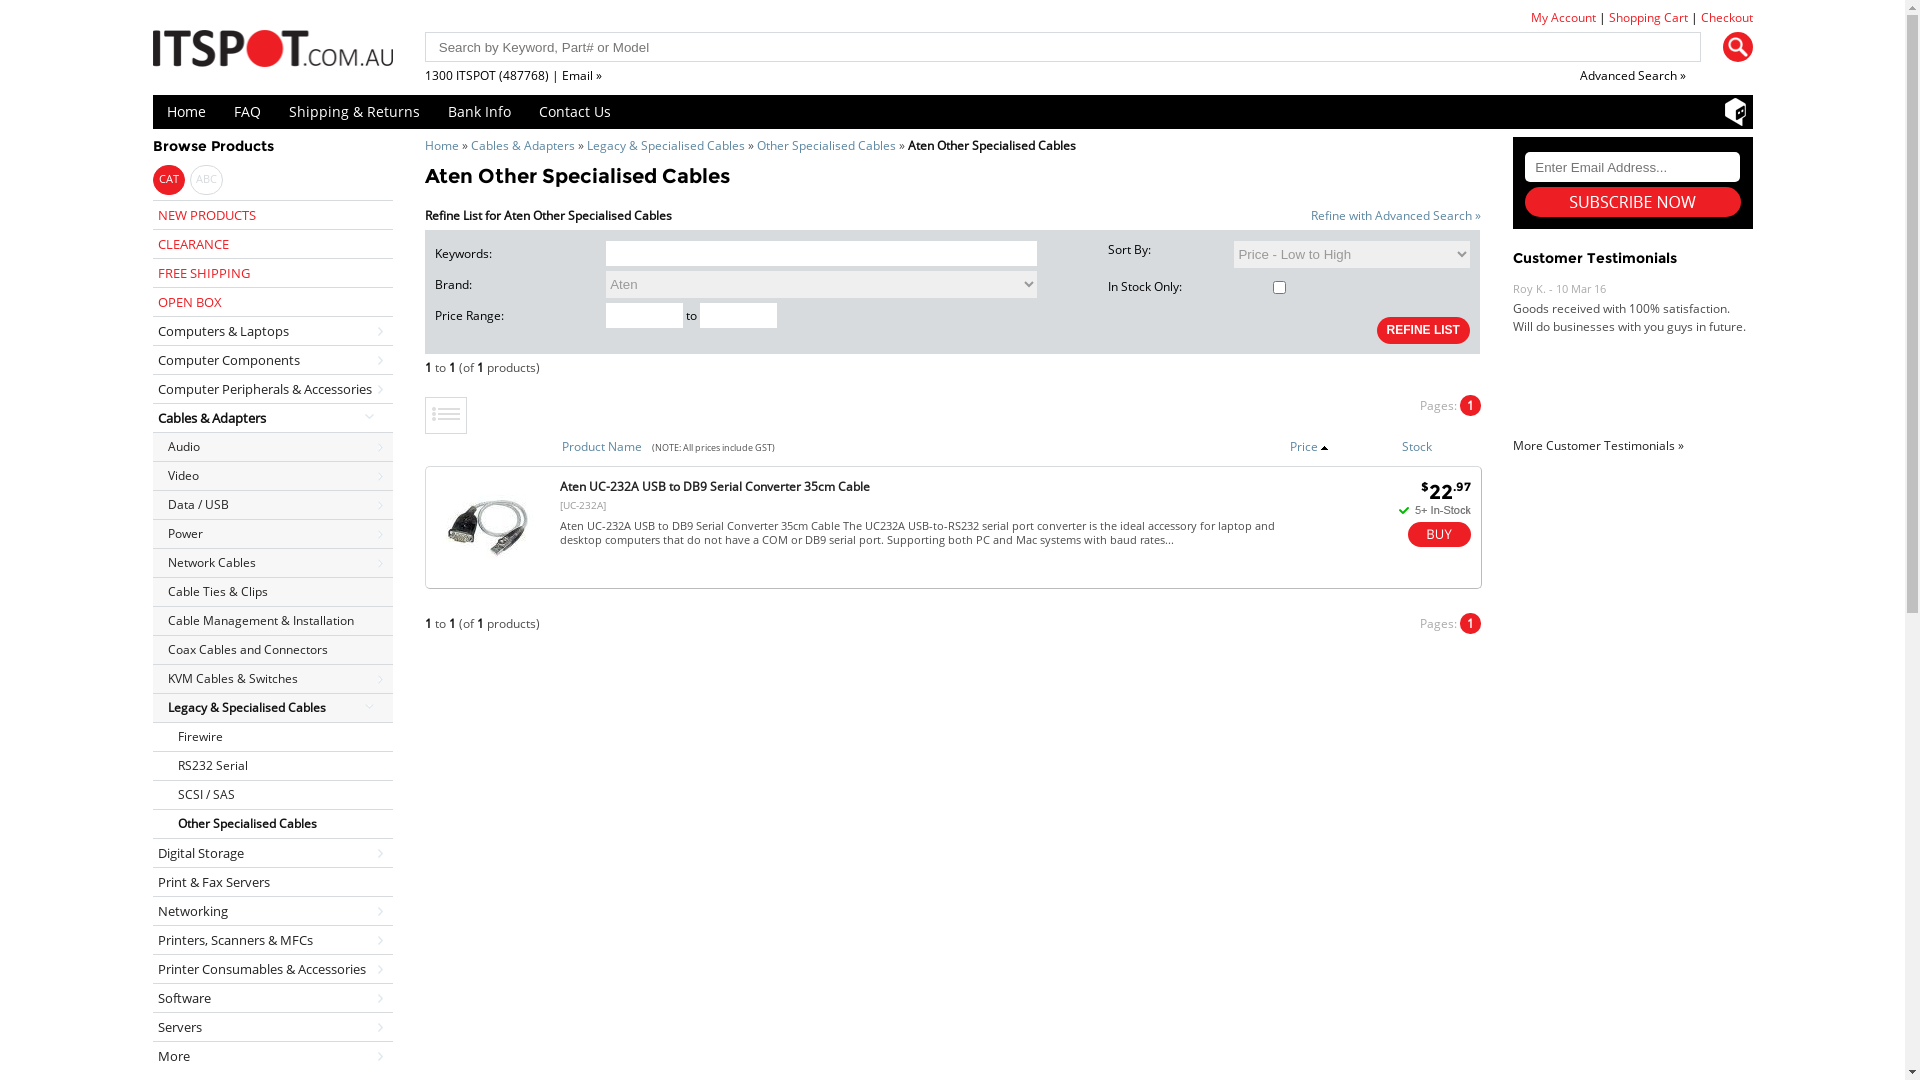 This screenshot has height=1080, width=1920. Describe the element at coordinates (168, 180) in the screenshot. I see `'CAT'` at that location.